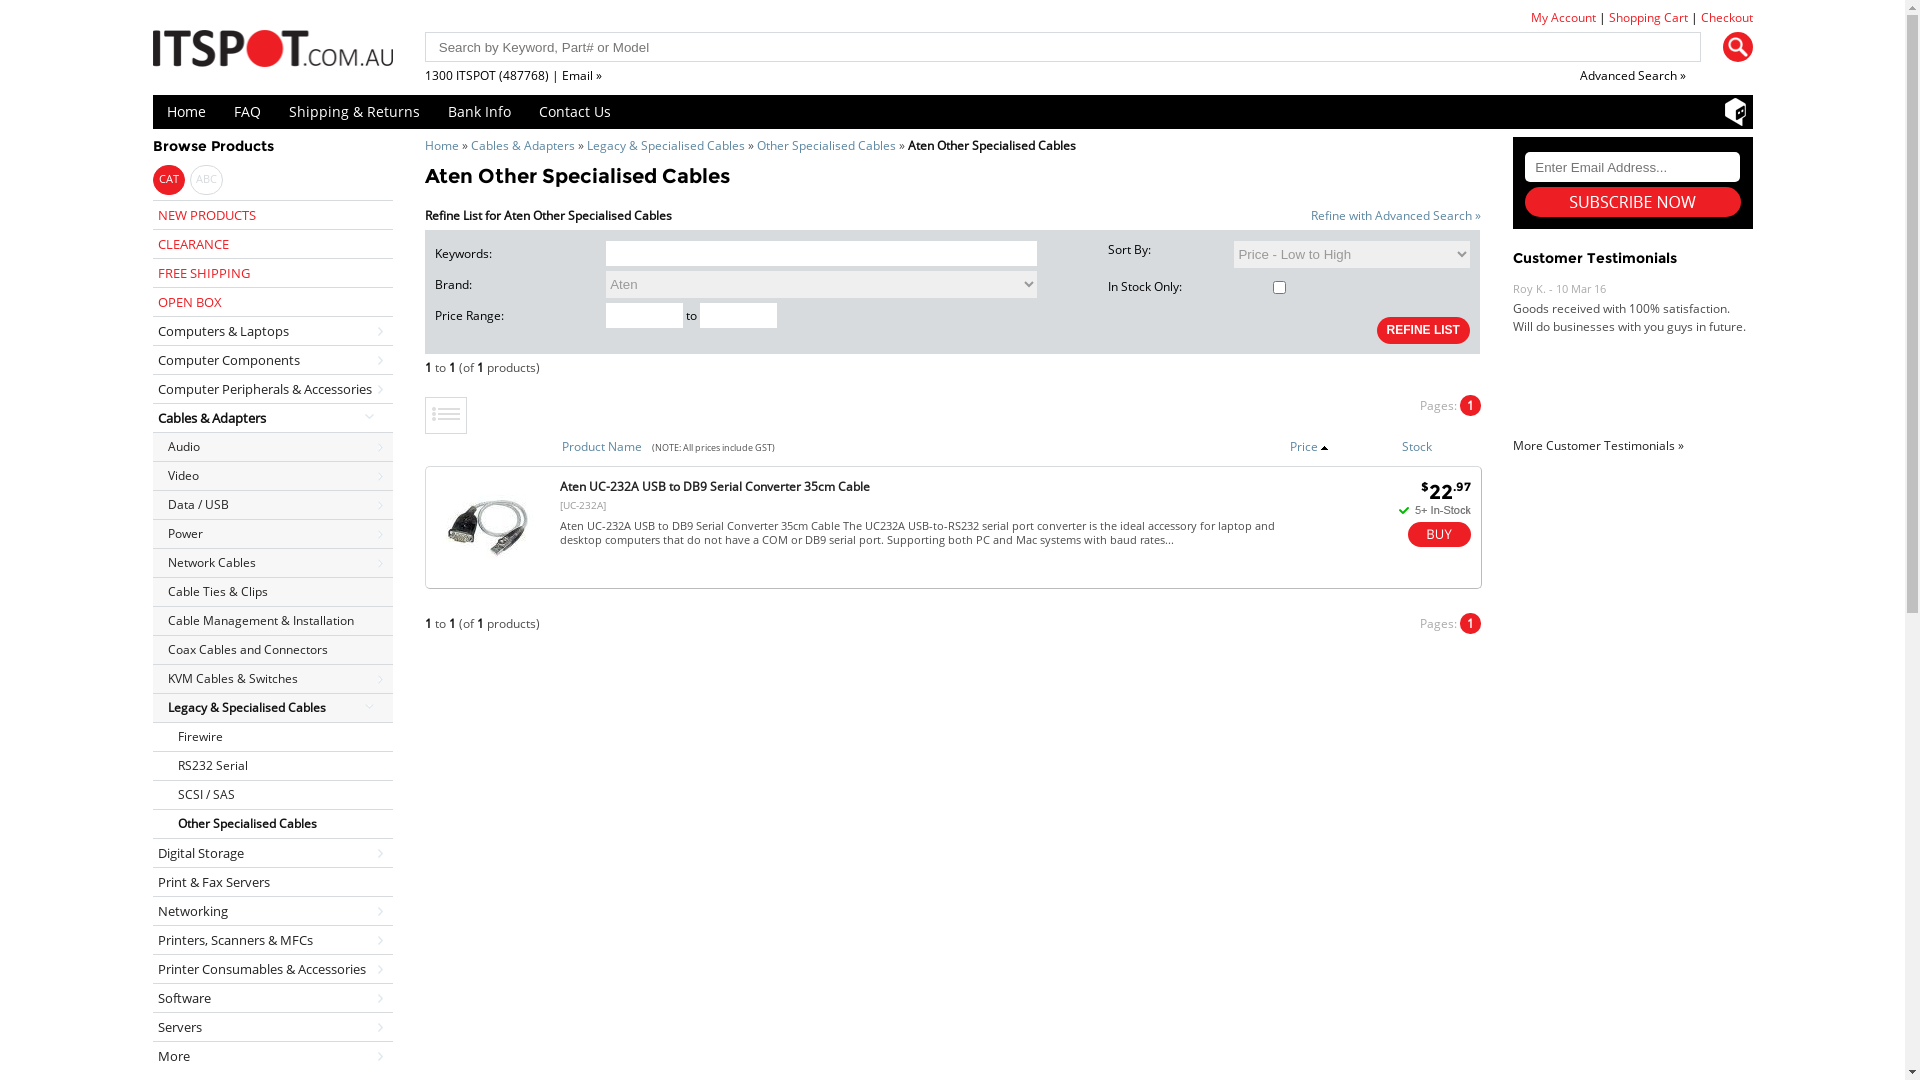 This screenshot has height=1080, width=1920. Describe the element at coordinates (168, 180) in the screenshot. I see `'CAT'` at that location.